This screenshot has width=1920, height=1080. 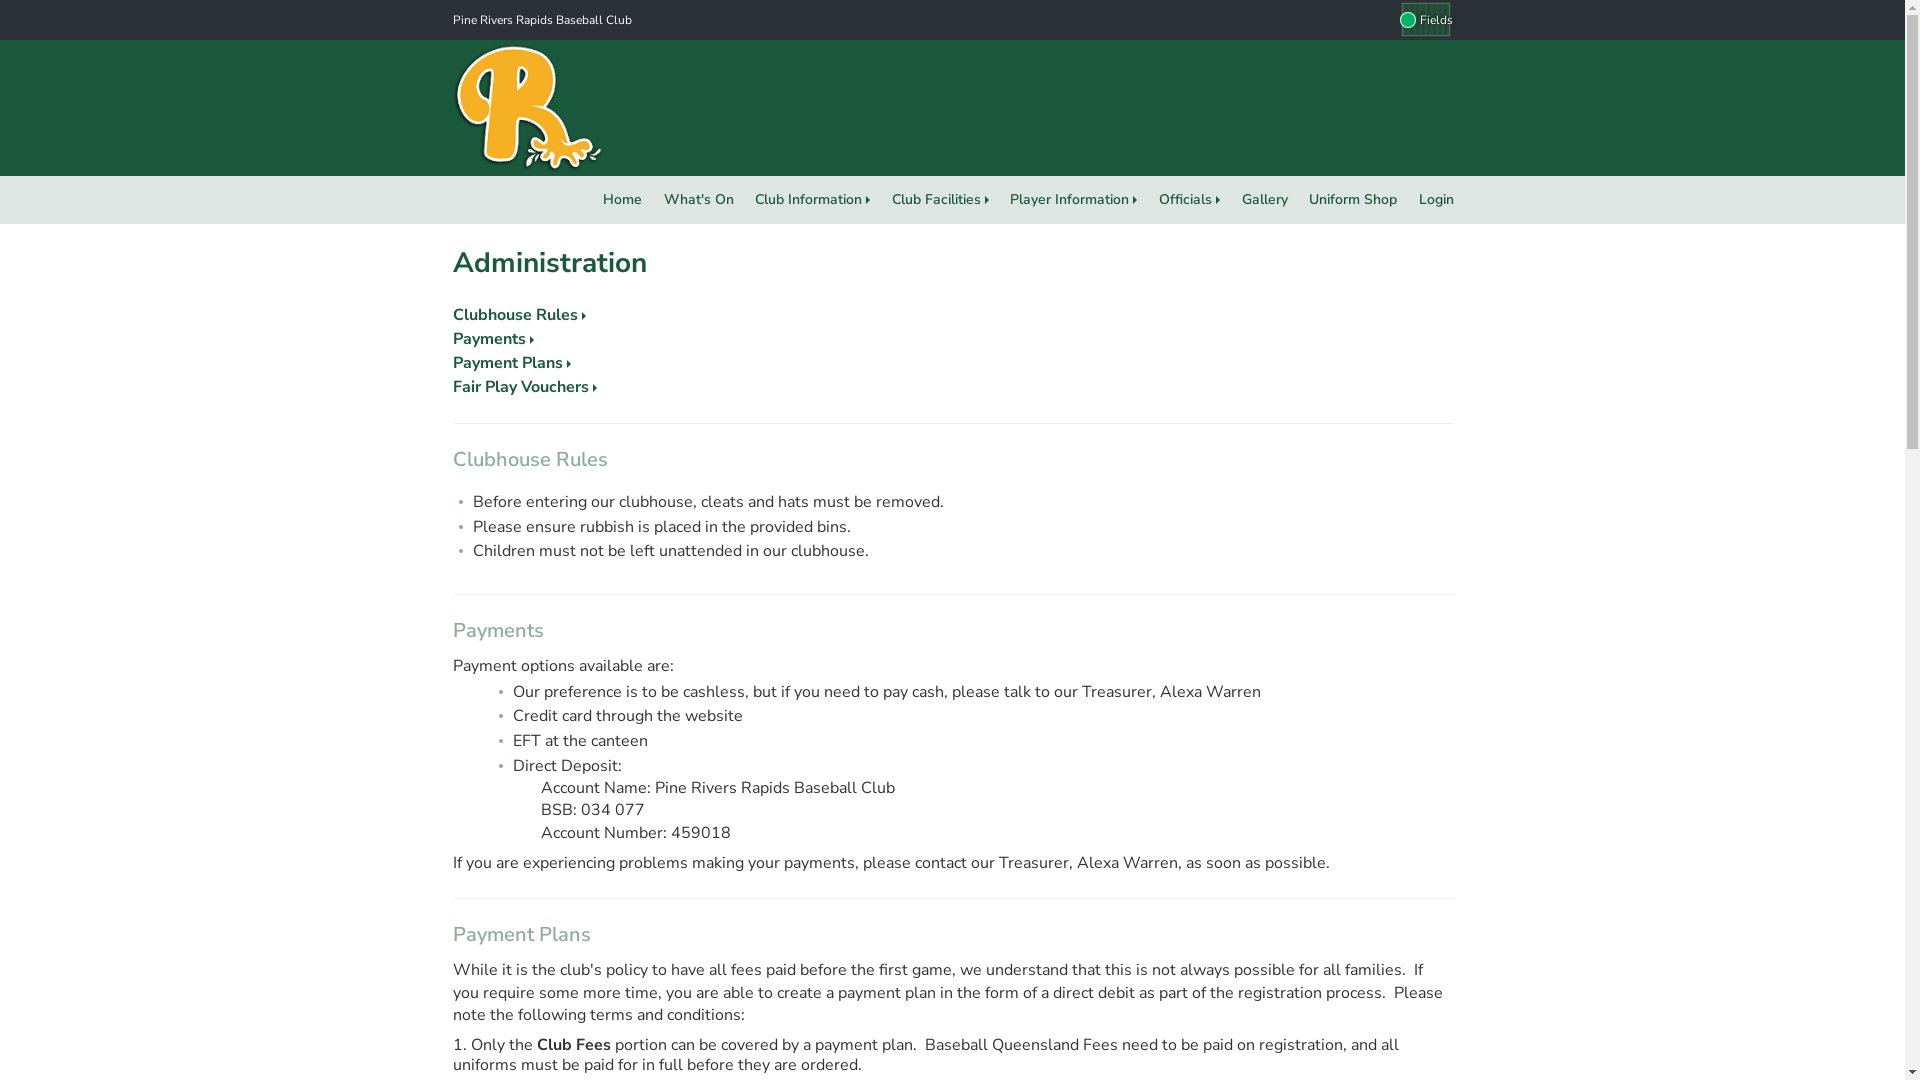 I want to click on 'Fields', so click(x=1391, y=19).